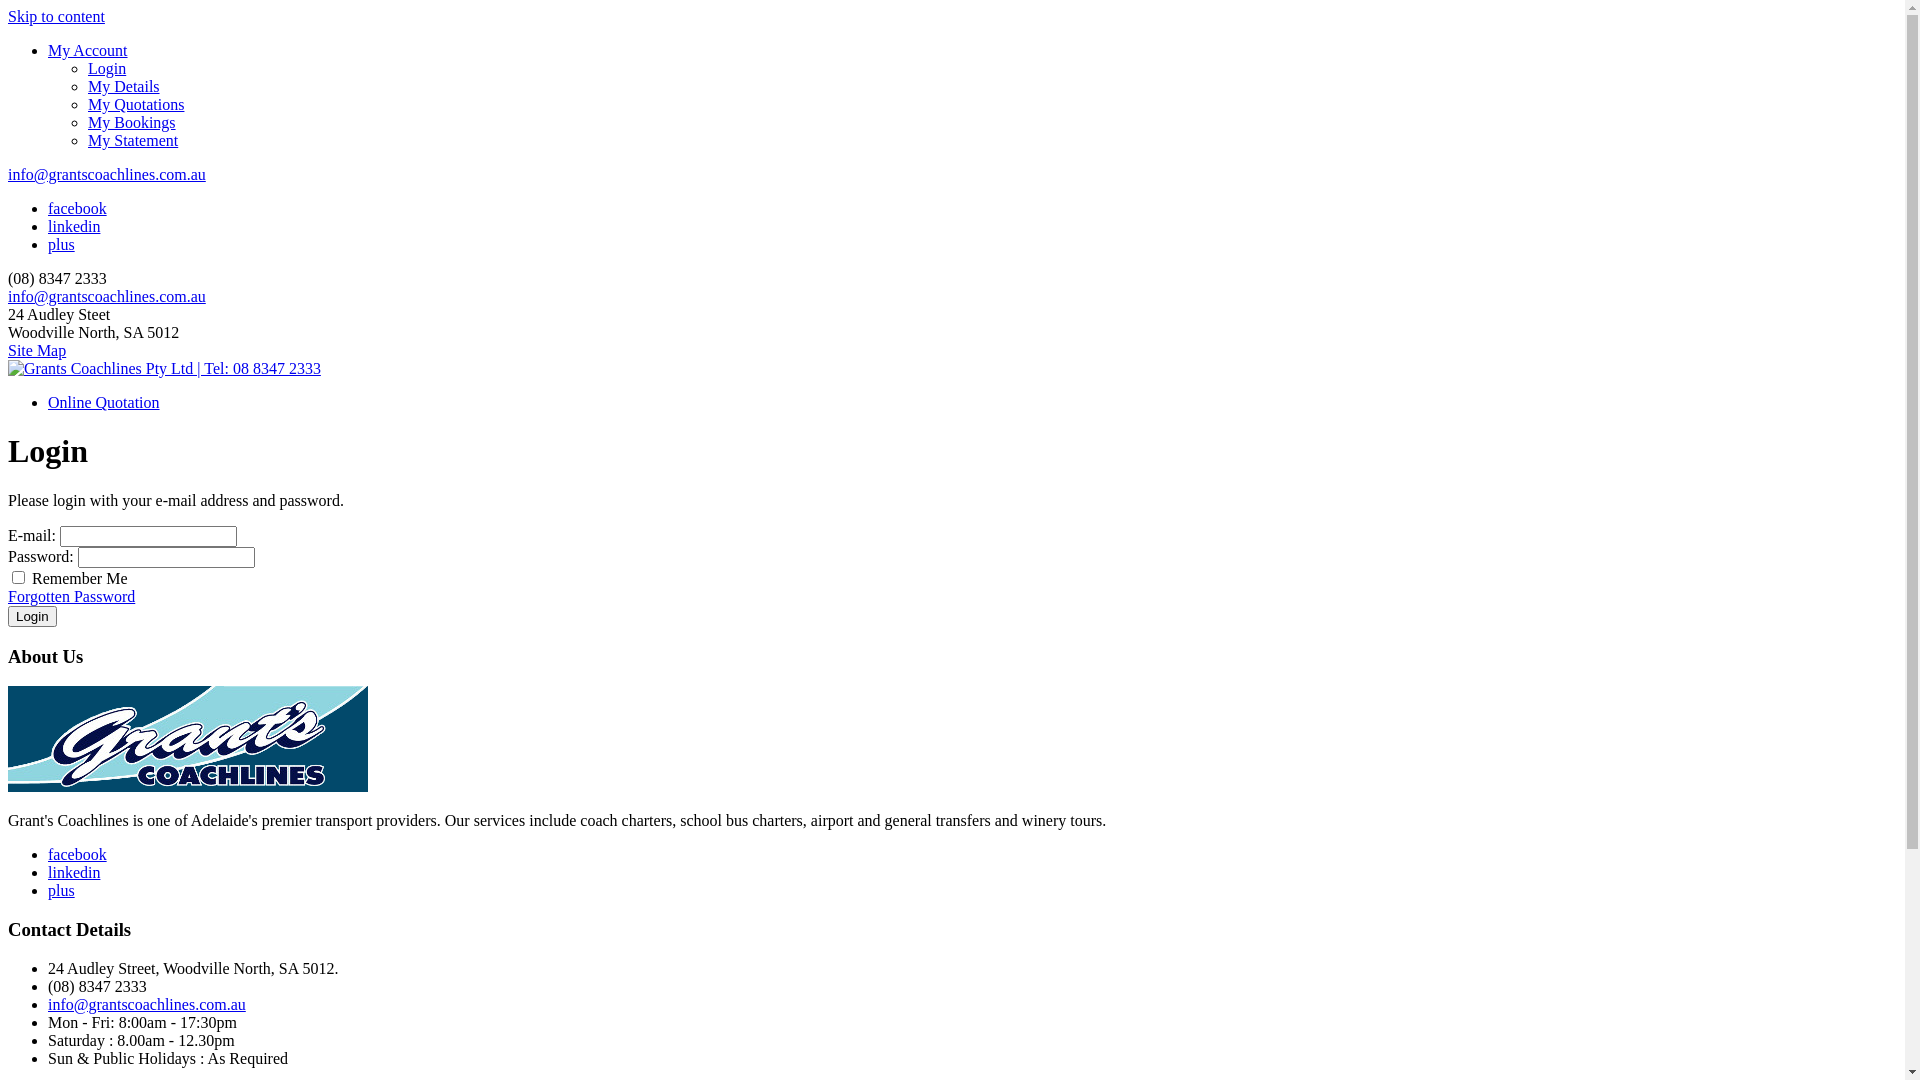 Image resolution: width=1920 pixels, height=1080 pixels. What do you see at coordinates (56, 16) in the screenshot?
I see `'Skip to content'` at bounding box center [56, 16].